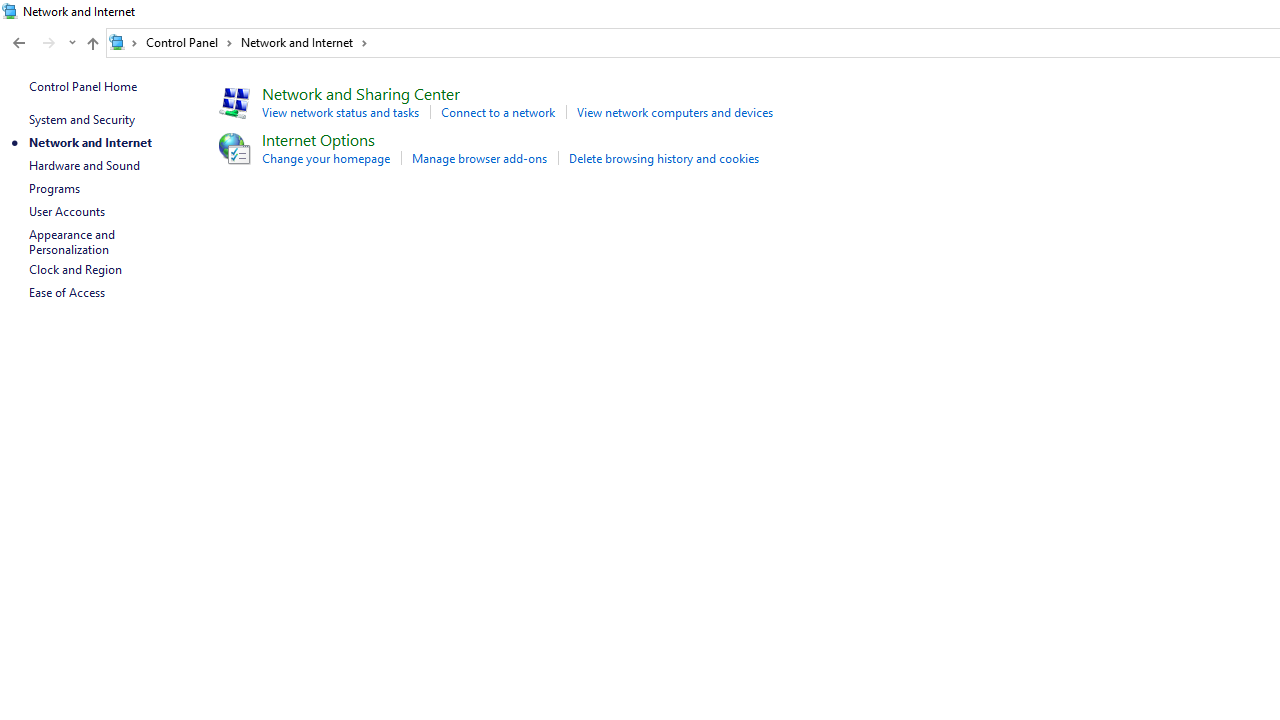  Describe the element at coordinates (674, 112) in the screenshot. I see `'View network computers and devices'` at that location.